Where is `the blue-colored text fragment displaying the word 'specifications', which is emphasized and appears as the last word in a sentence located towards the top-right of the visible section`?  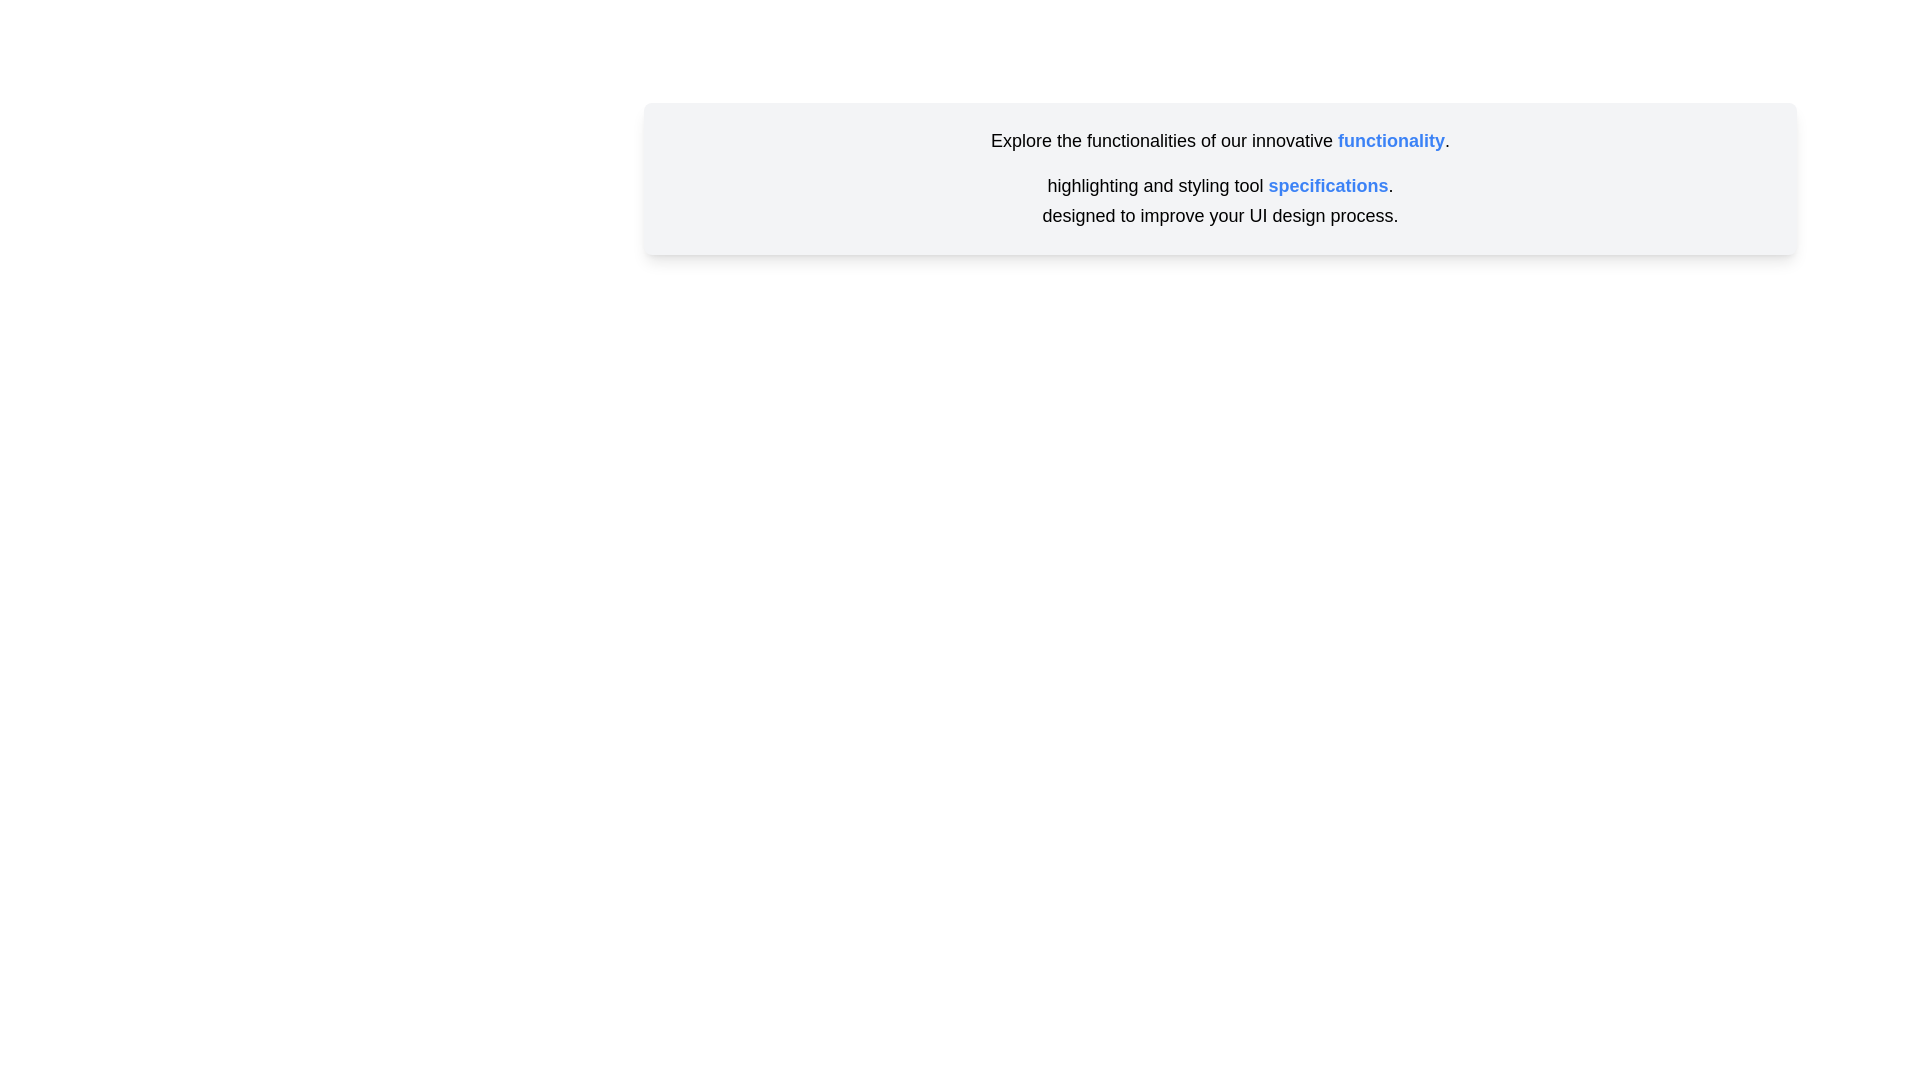
the blue-colored text fragment displaying the word 'specifications', which is emphasized and appears as the last word in a sentence located towards the top-right of the visible section is located at coordinates (1328, 186).